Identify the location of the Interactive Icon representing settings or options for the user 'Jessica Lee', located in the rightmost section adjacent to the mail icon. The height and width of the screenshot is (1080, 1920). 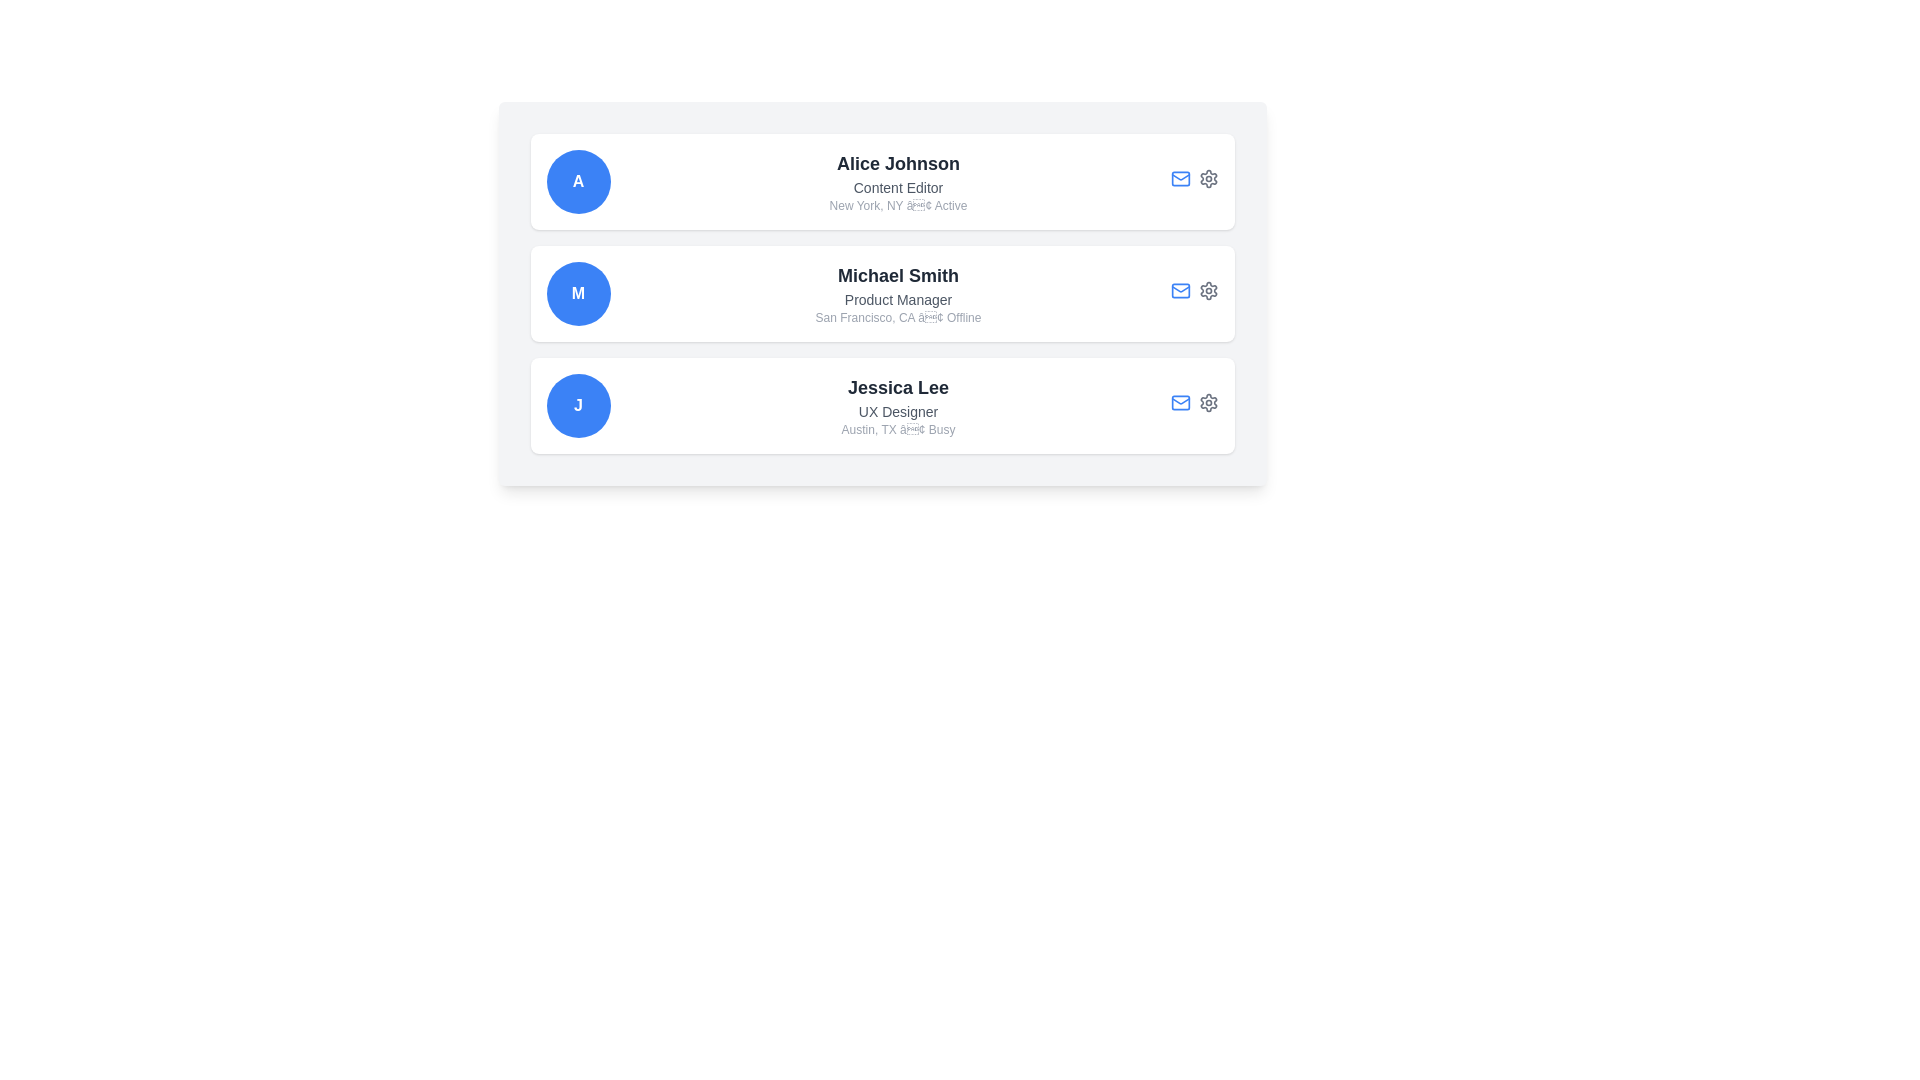
(1207, 402).